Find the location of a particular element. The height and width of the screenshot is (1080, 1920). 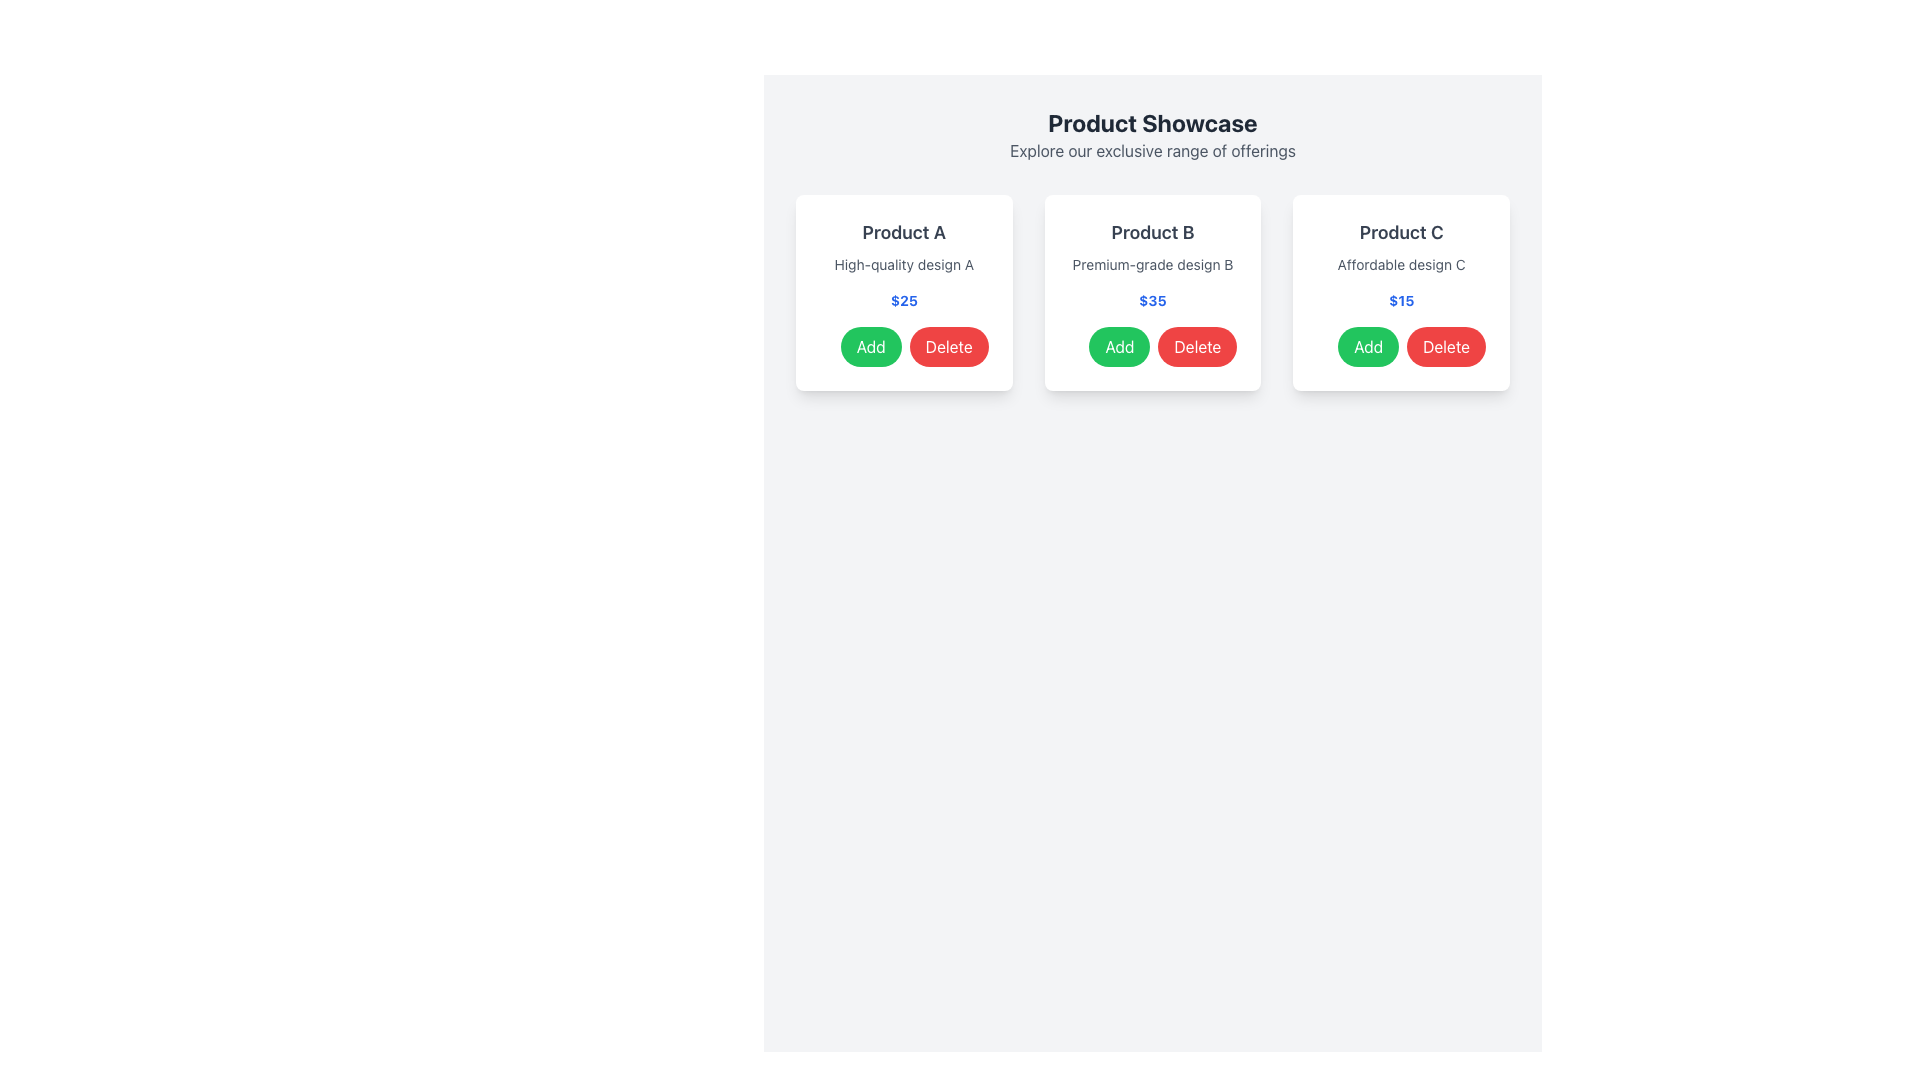

the 'Add' button, which is an oval-shaped button with a green background and white text, located at the bottom-right corner of the card for Product C is located at coordinates (1367, 346).